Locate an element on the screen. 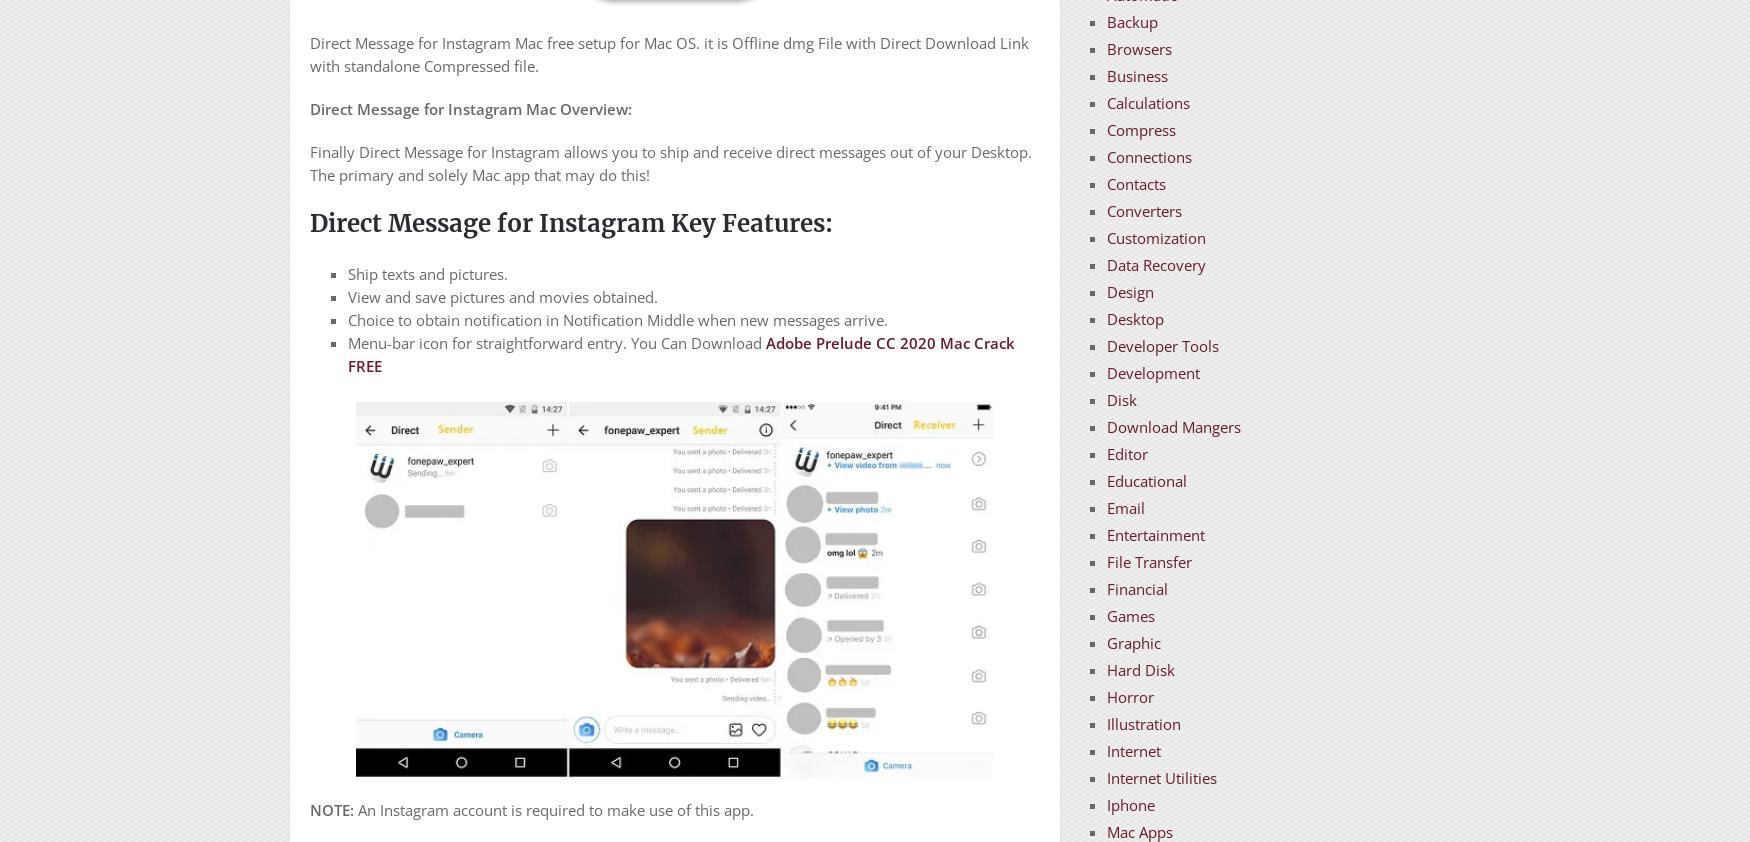 This screenshot has width=1750, height=842. 'Direct Message for Instagram Mac free setup for Mac OS. it is Offline dmg File with Direct Download Link with standalone Compressed file.' is located at coordinates (668, 53).